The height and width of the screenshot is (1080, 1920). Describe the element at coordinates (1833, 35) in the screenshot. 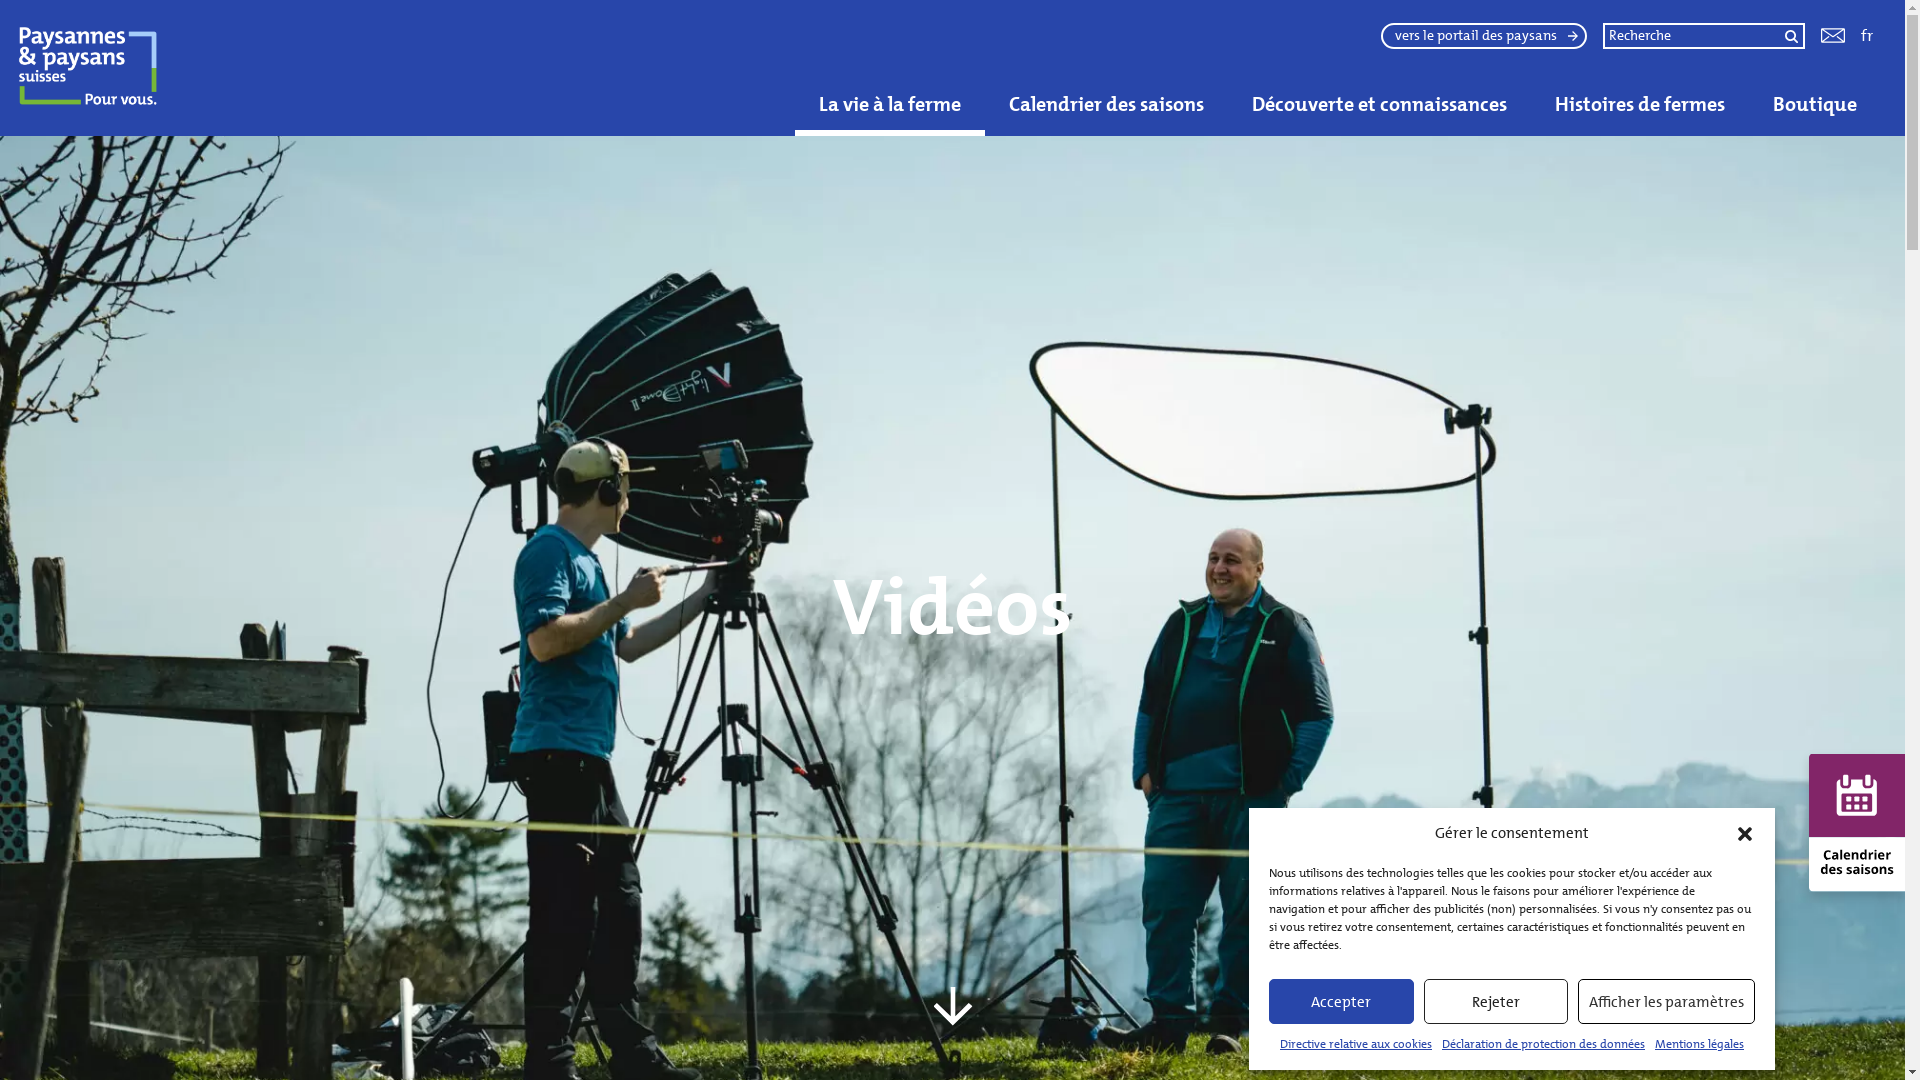

I see `'Kontakt'` at that location.